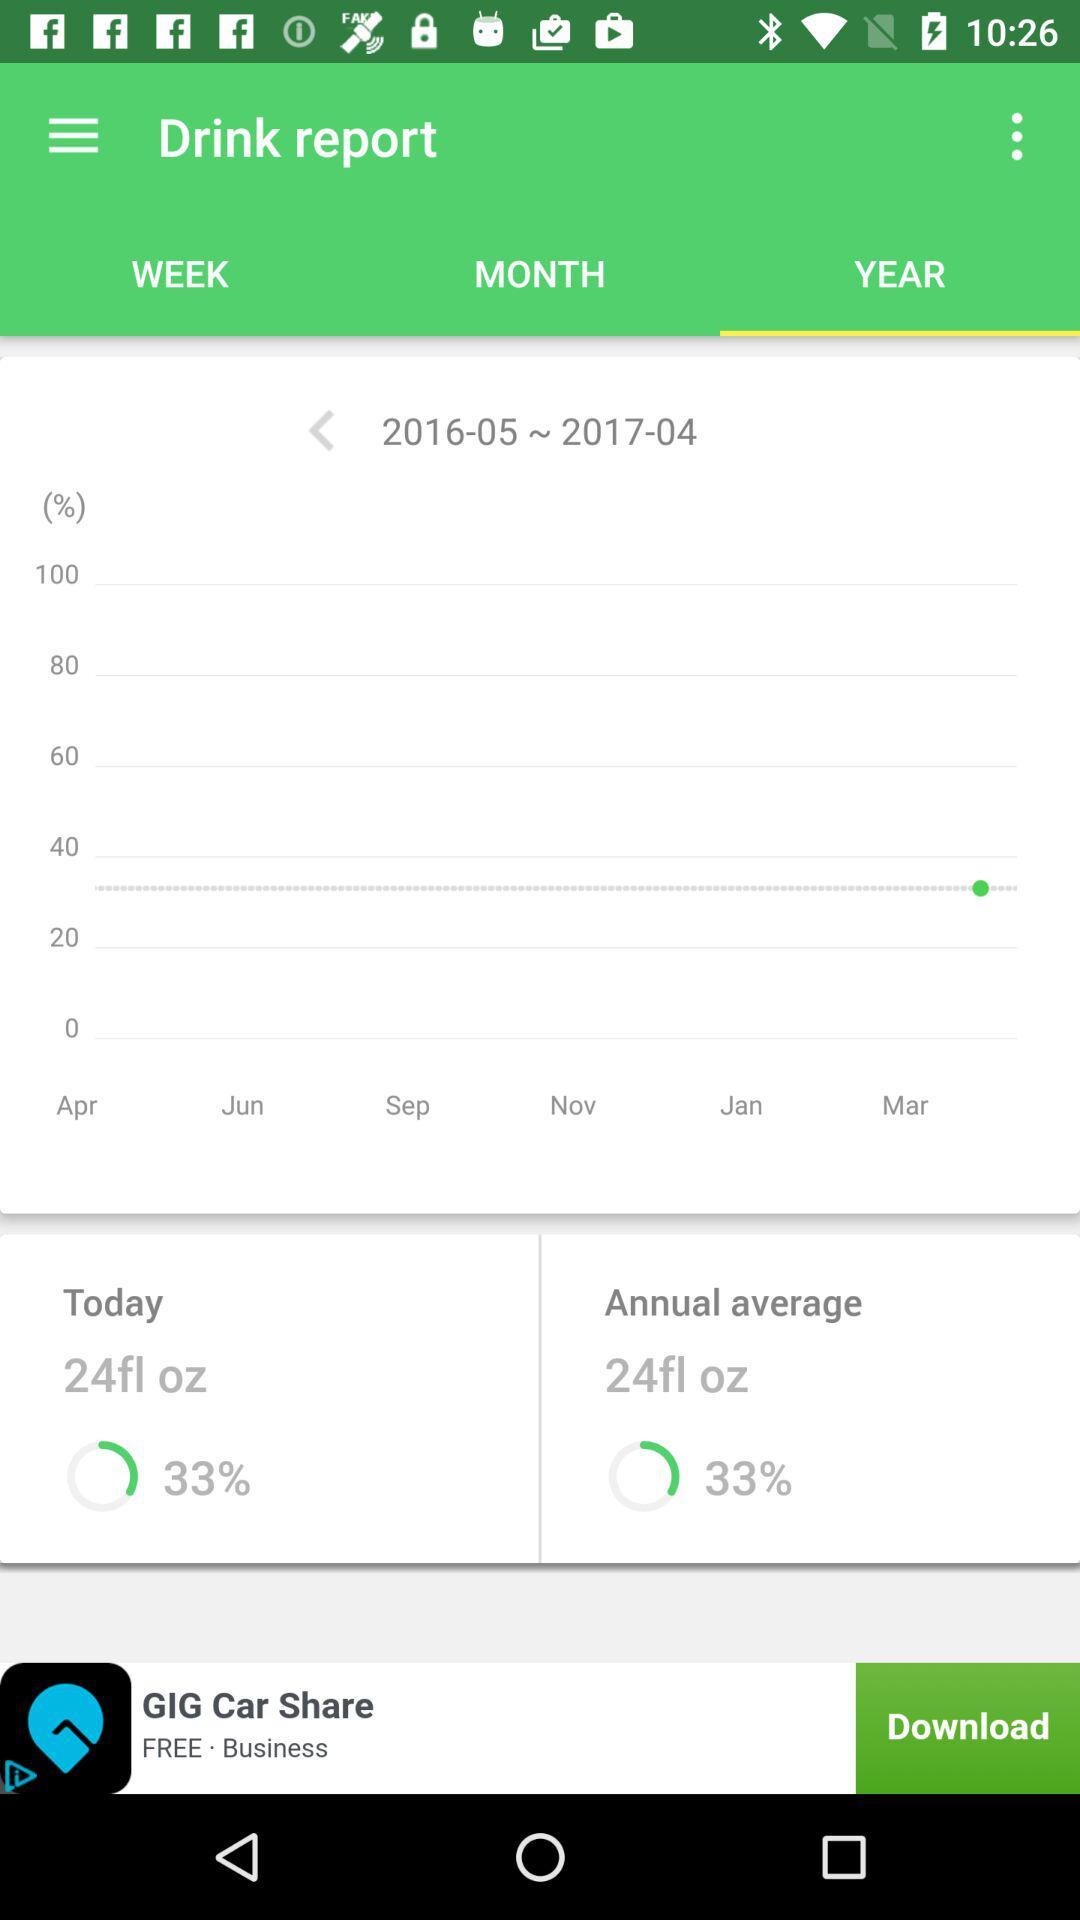 The height and width of the screenshot is (1920, 1080). I want to click on the icon next to 2016 05 2017 icon, so click(319, 429).